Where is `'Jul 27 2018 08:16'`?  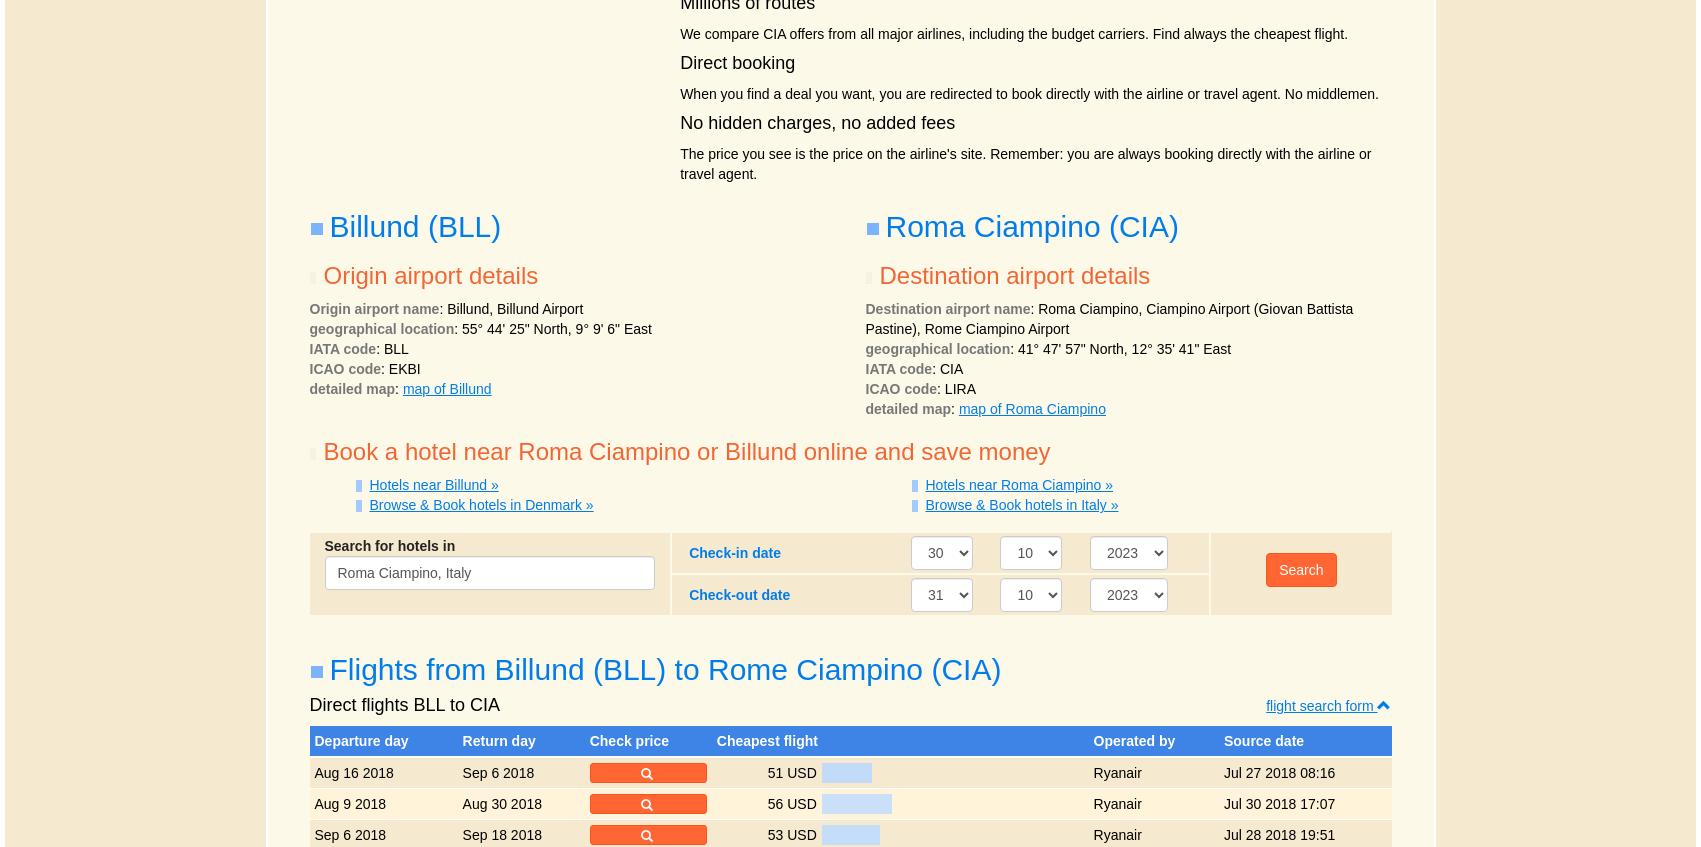
'Jul 27 2018 08:16' is located at coordinates (1278, 771).